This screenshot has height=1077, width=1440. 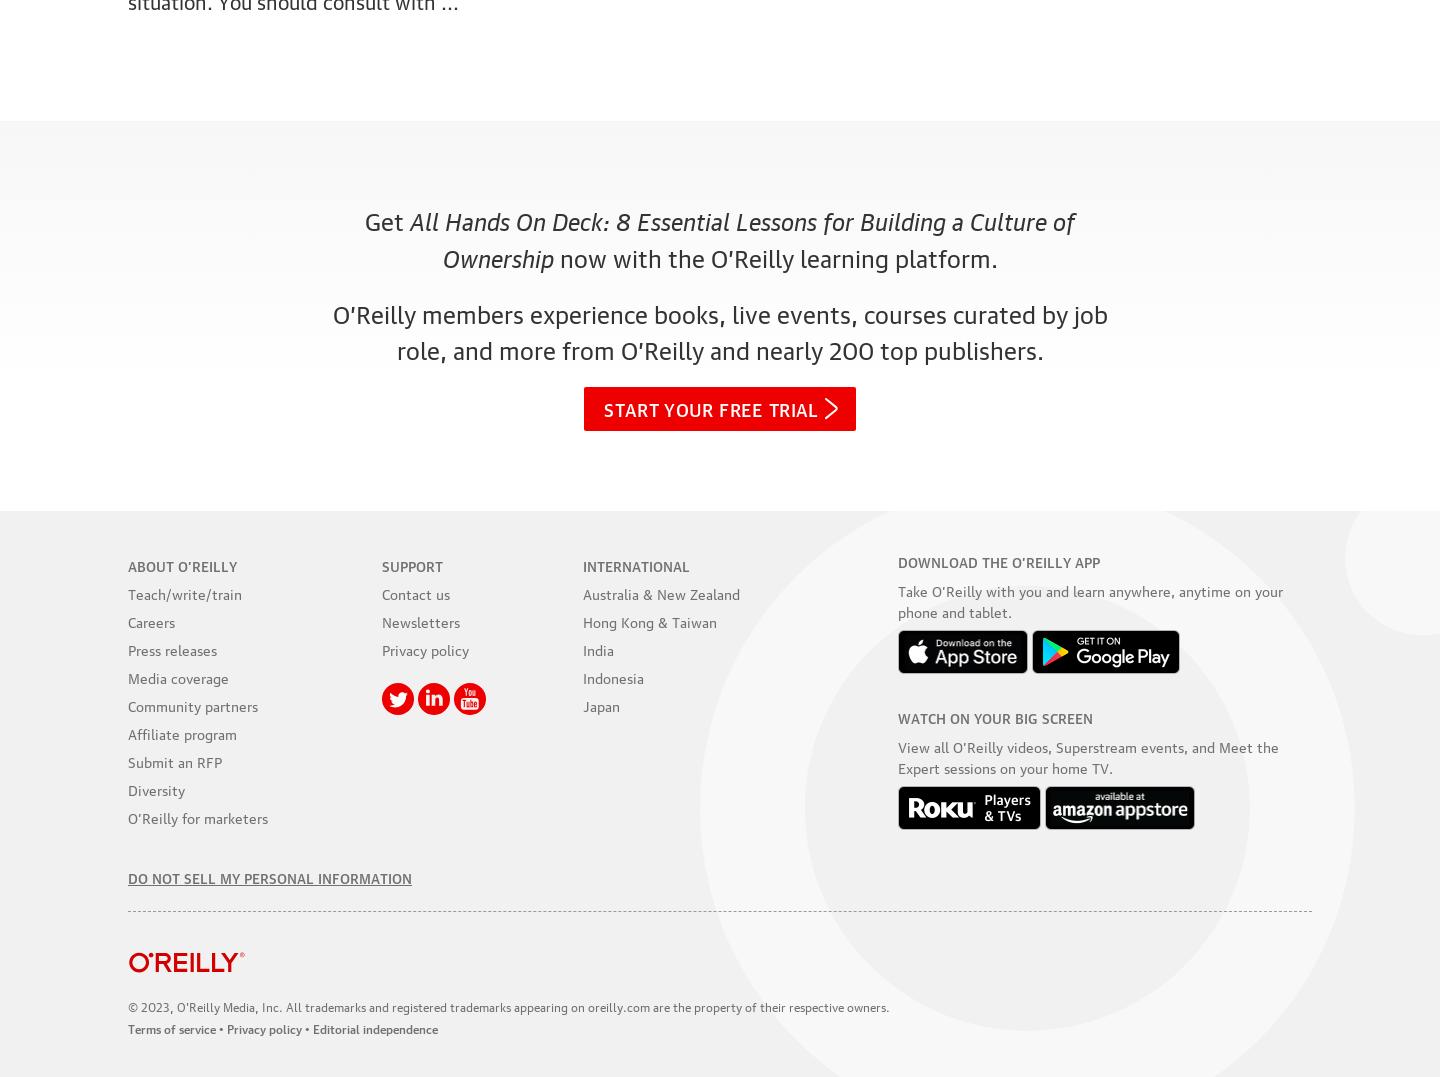 What do you see at coordinates (675, 255) in the screenshot?
I see `'now with the O’Reilly'` at bounding box center [675, 255].